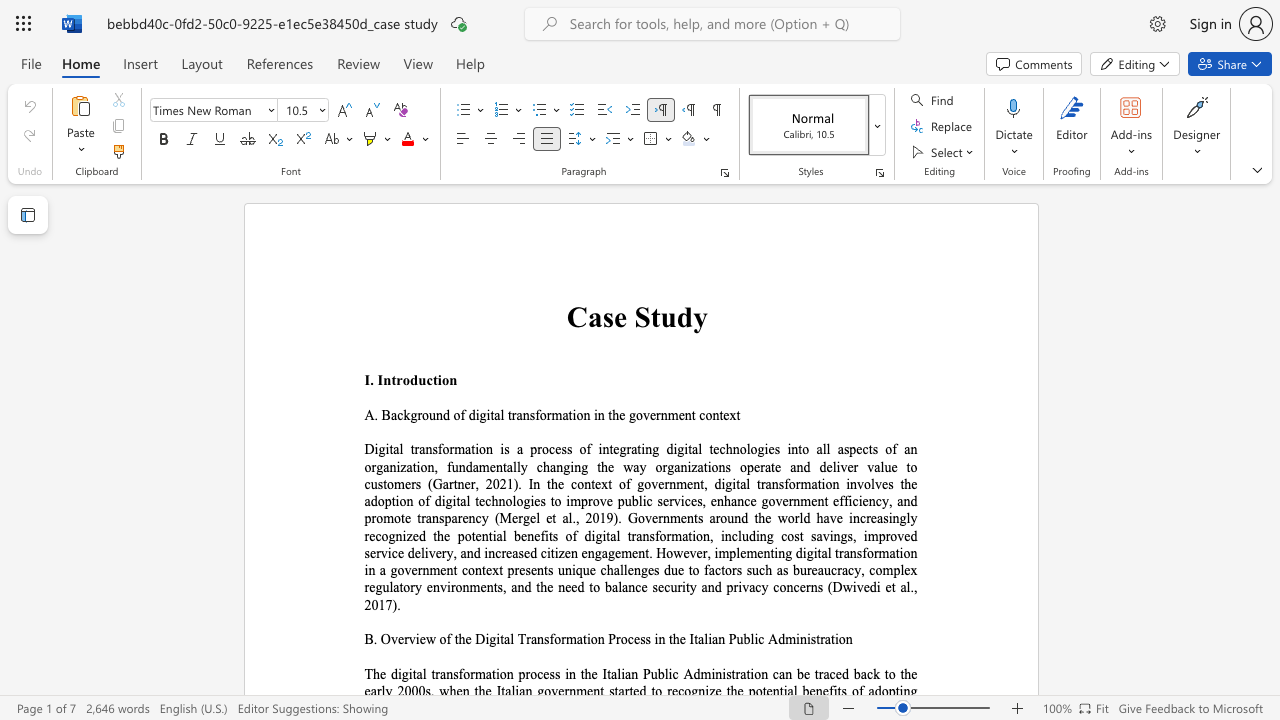  I want to click on the 20th character "i" in the text, so click(592, 535).